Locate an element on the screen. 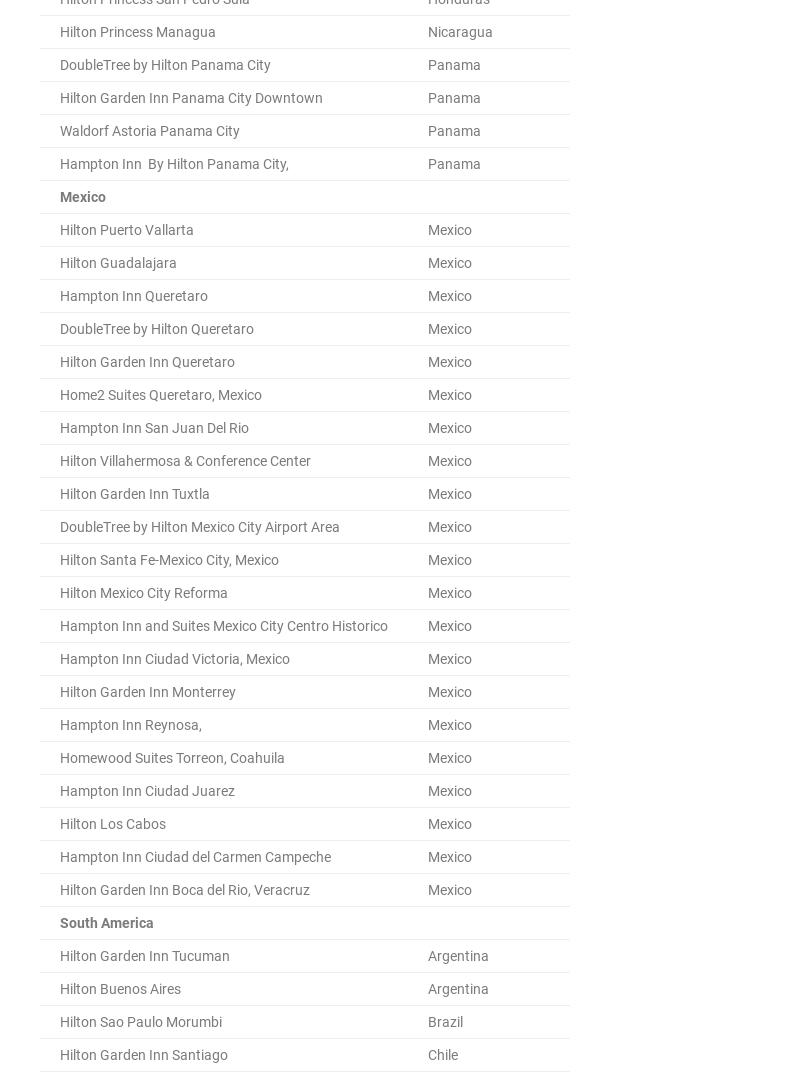  'Hampton Inn San Juan Del Rio' is located at coordinates (59, 427).